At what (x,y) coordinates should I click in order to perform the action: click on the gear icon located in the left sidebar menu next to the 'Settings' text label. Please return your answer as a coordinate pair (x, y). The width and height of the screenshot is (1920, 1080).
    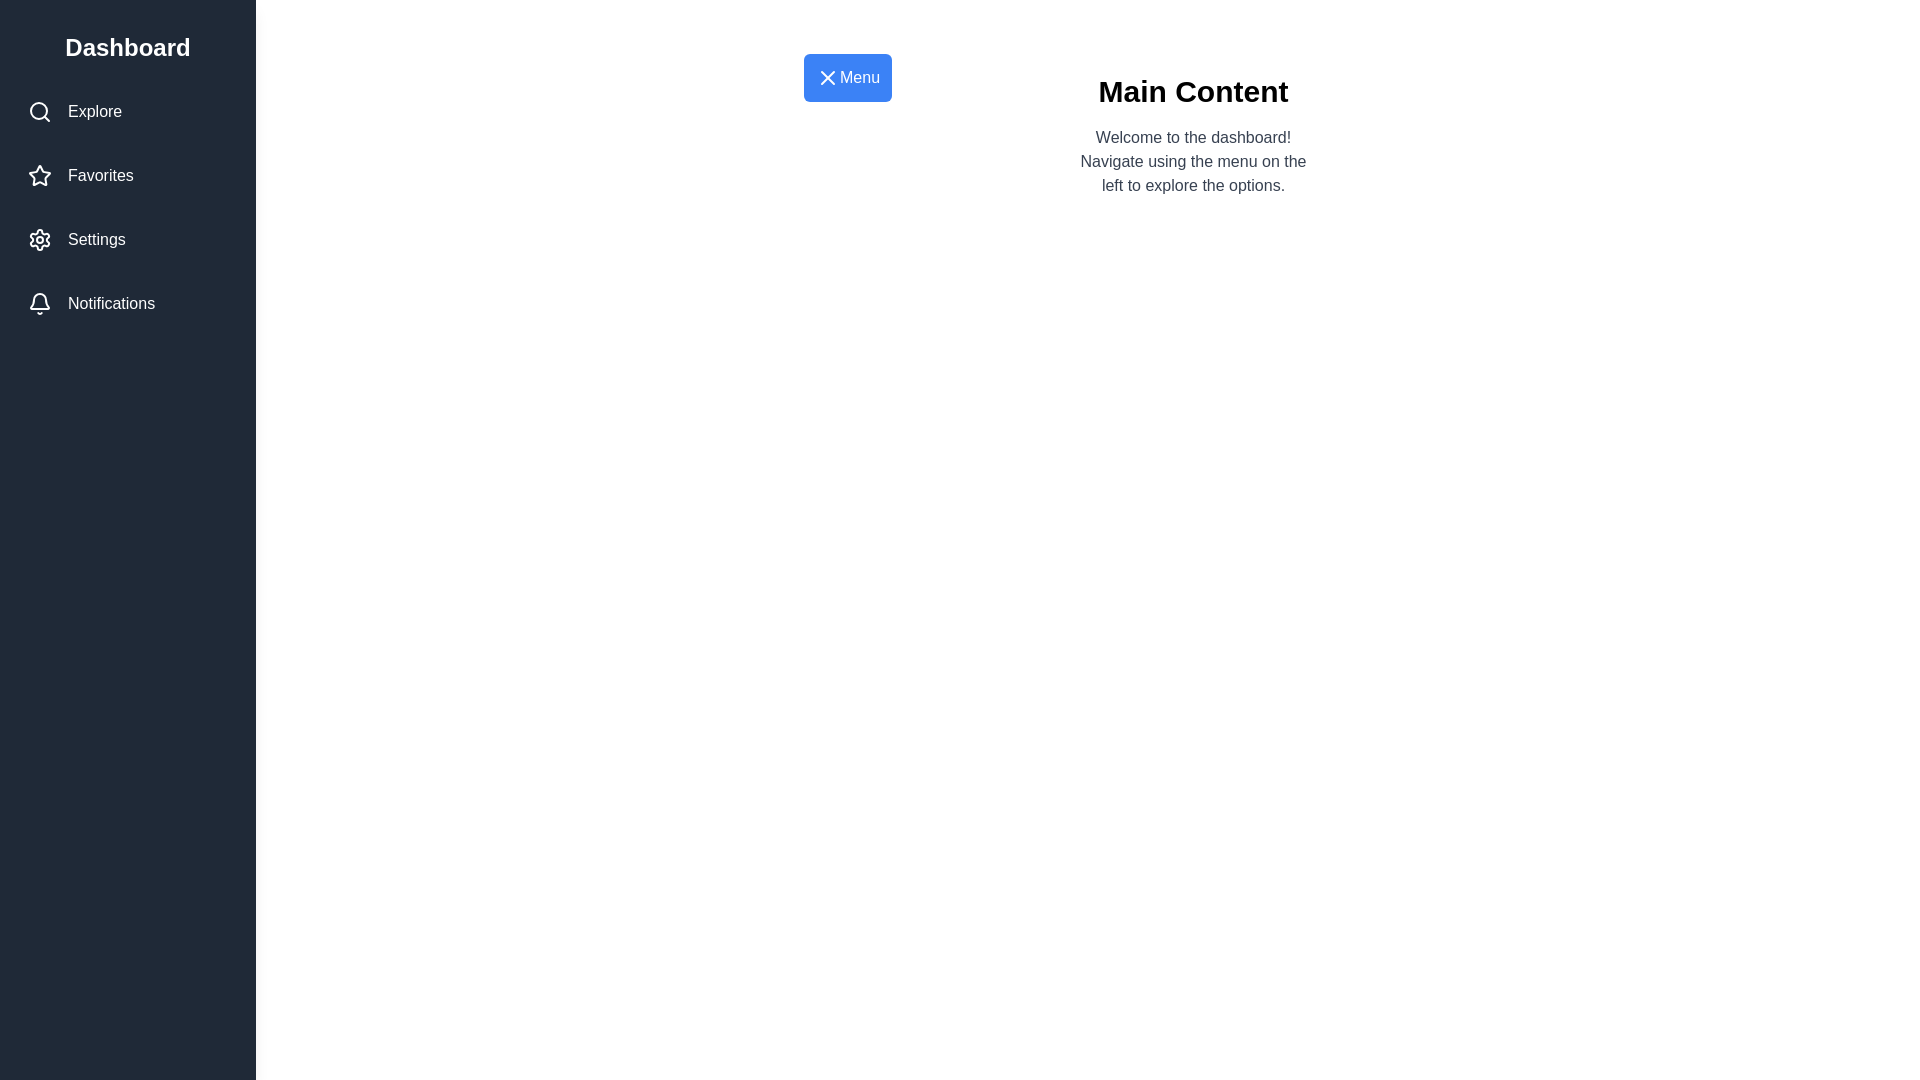
    Looking at the image, I should click on (39, 238).